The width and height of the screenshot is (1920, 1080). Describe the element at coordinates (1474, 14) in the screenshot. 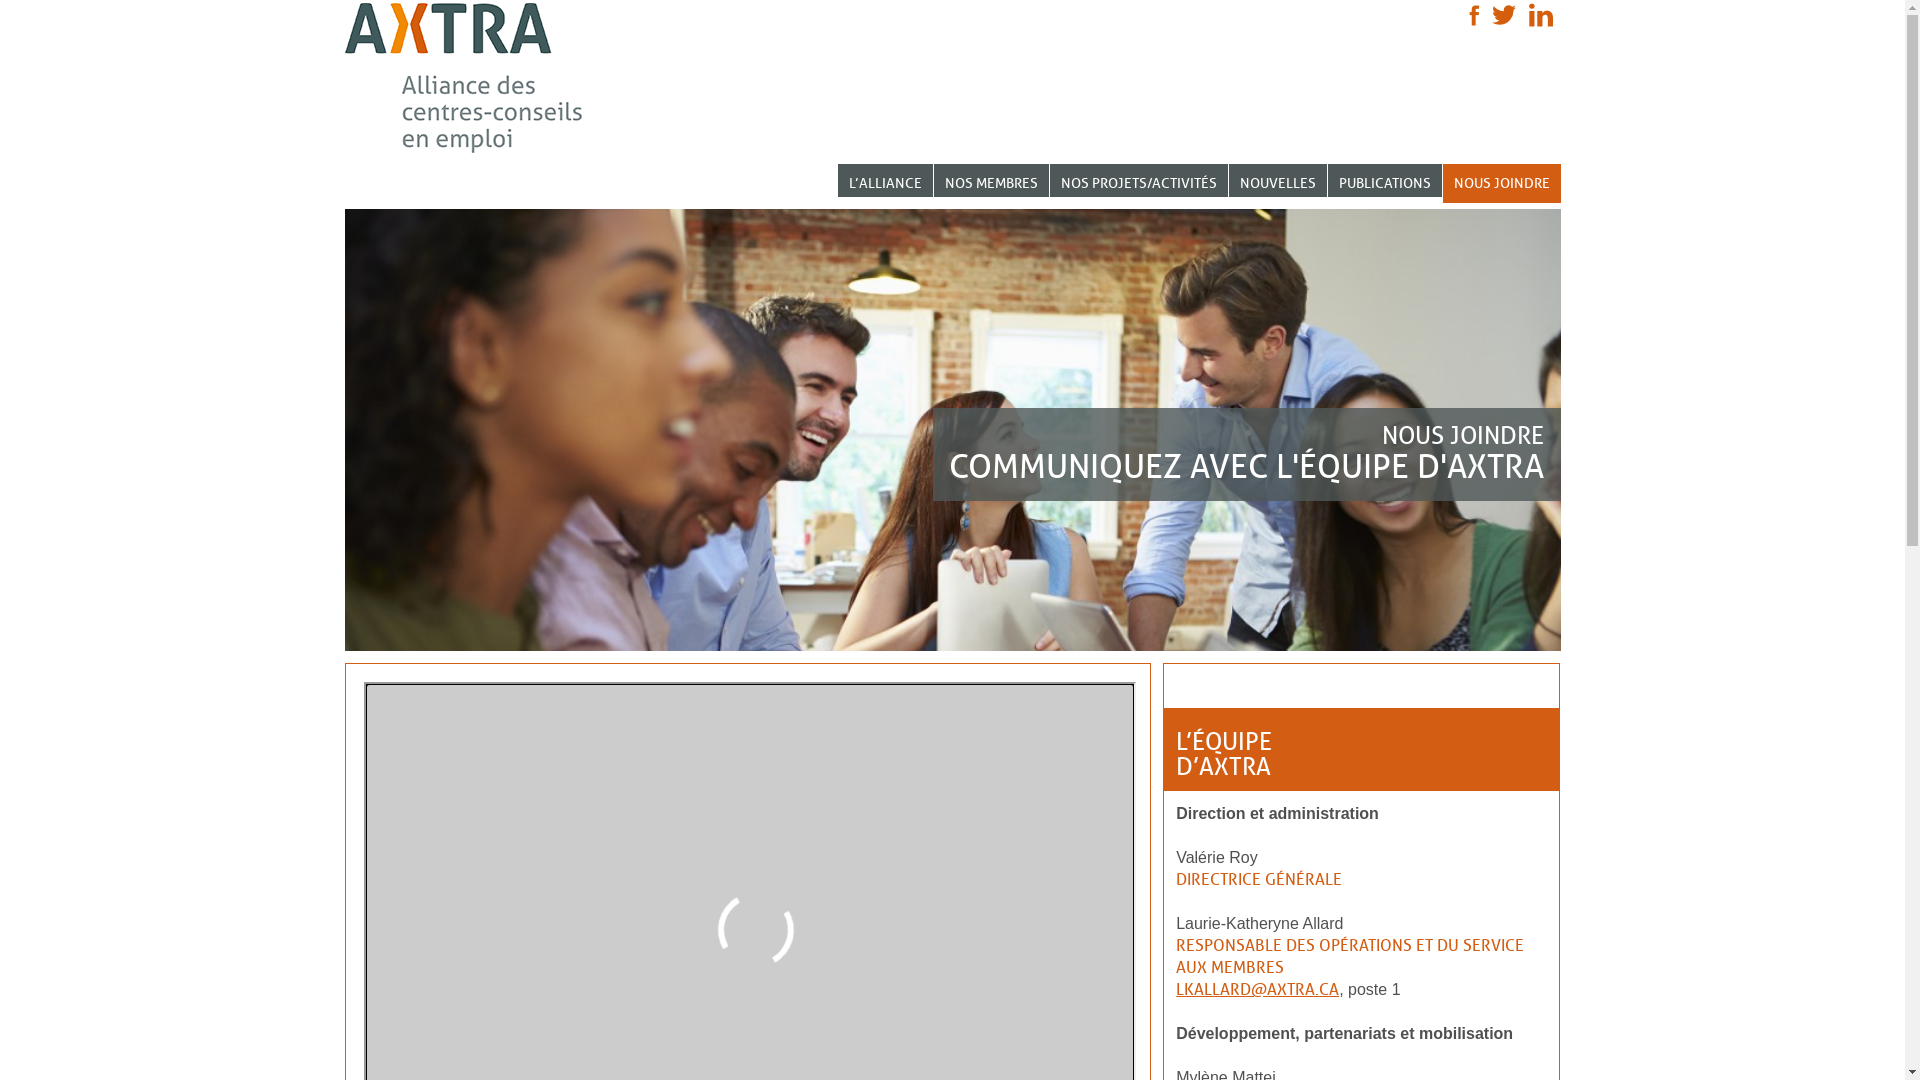

I see `'Facebook'` at that location.